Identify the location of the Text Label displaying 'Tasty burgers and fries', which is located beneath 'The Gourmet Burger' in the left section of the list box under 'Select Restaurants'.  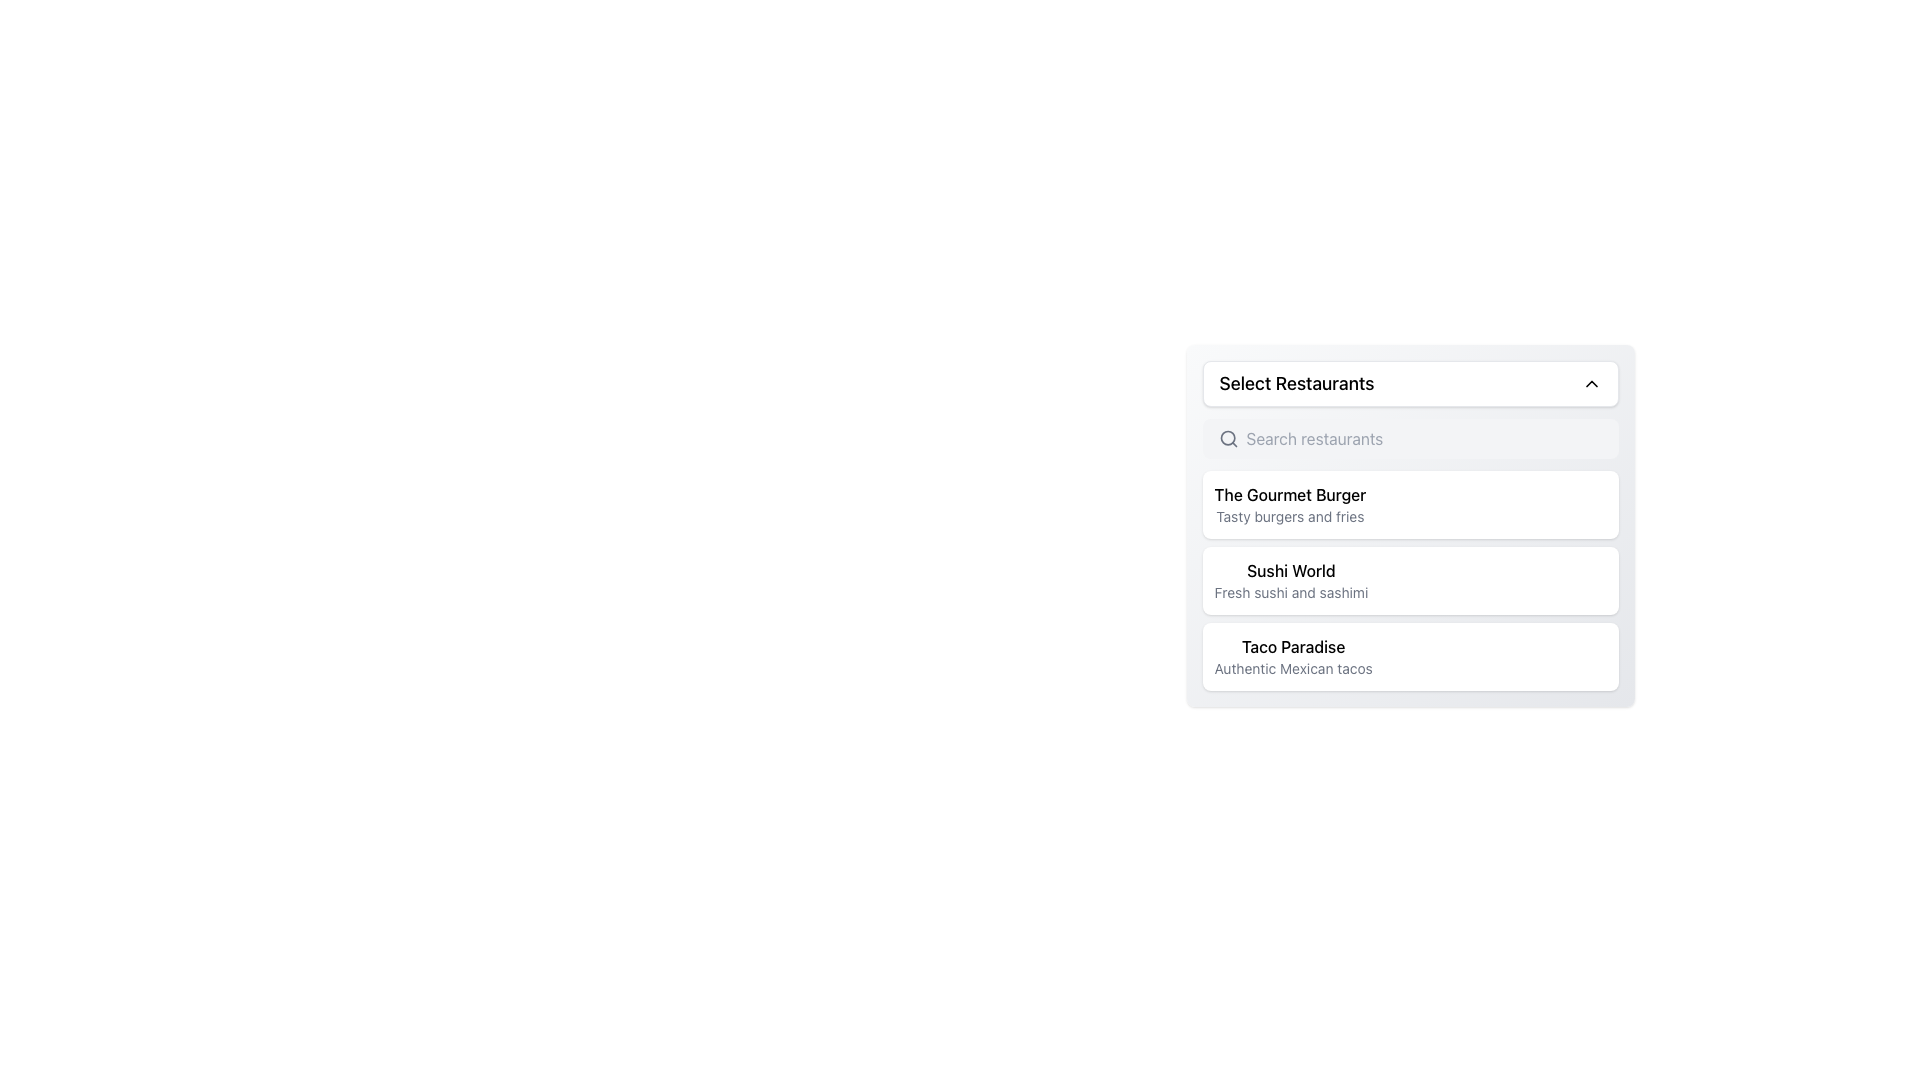
(1290, 515).